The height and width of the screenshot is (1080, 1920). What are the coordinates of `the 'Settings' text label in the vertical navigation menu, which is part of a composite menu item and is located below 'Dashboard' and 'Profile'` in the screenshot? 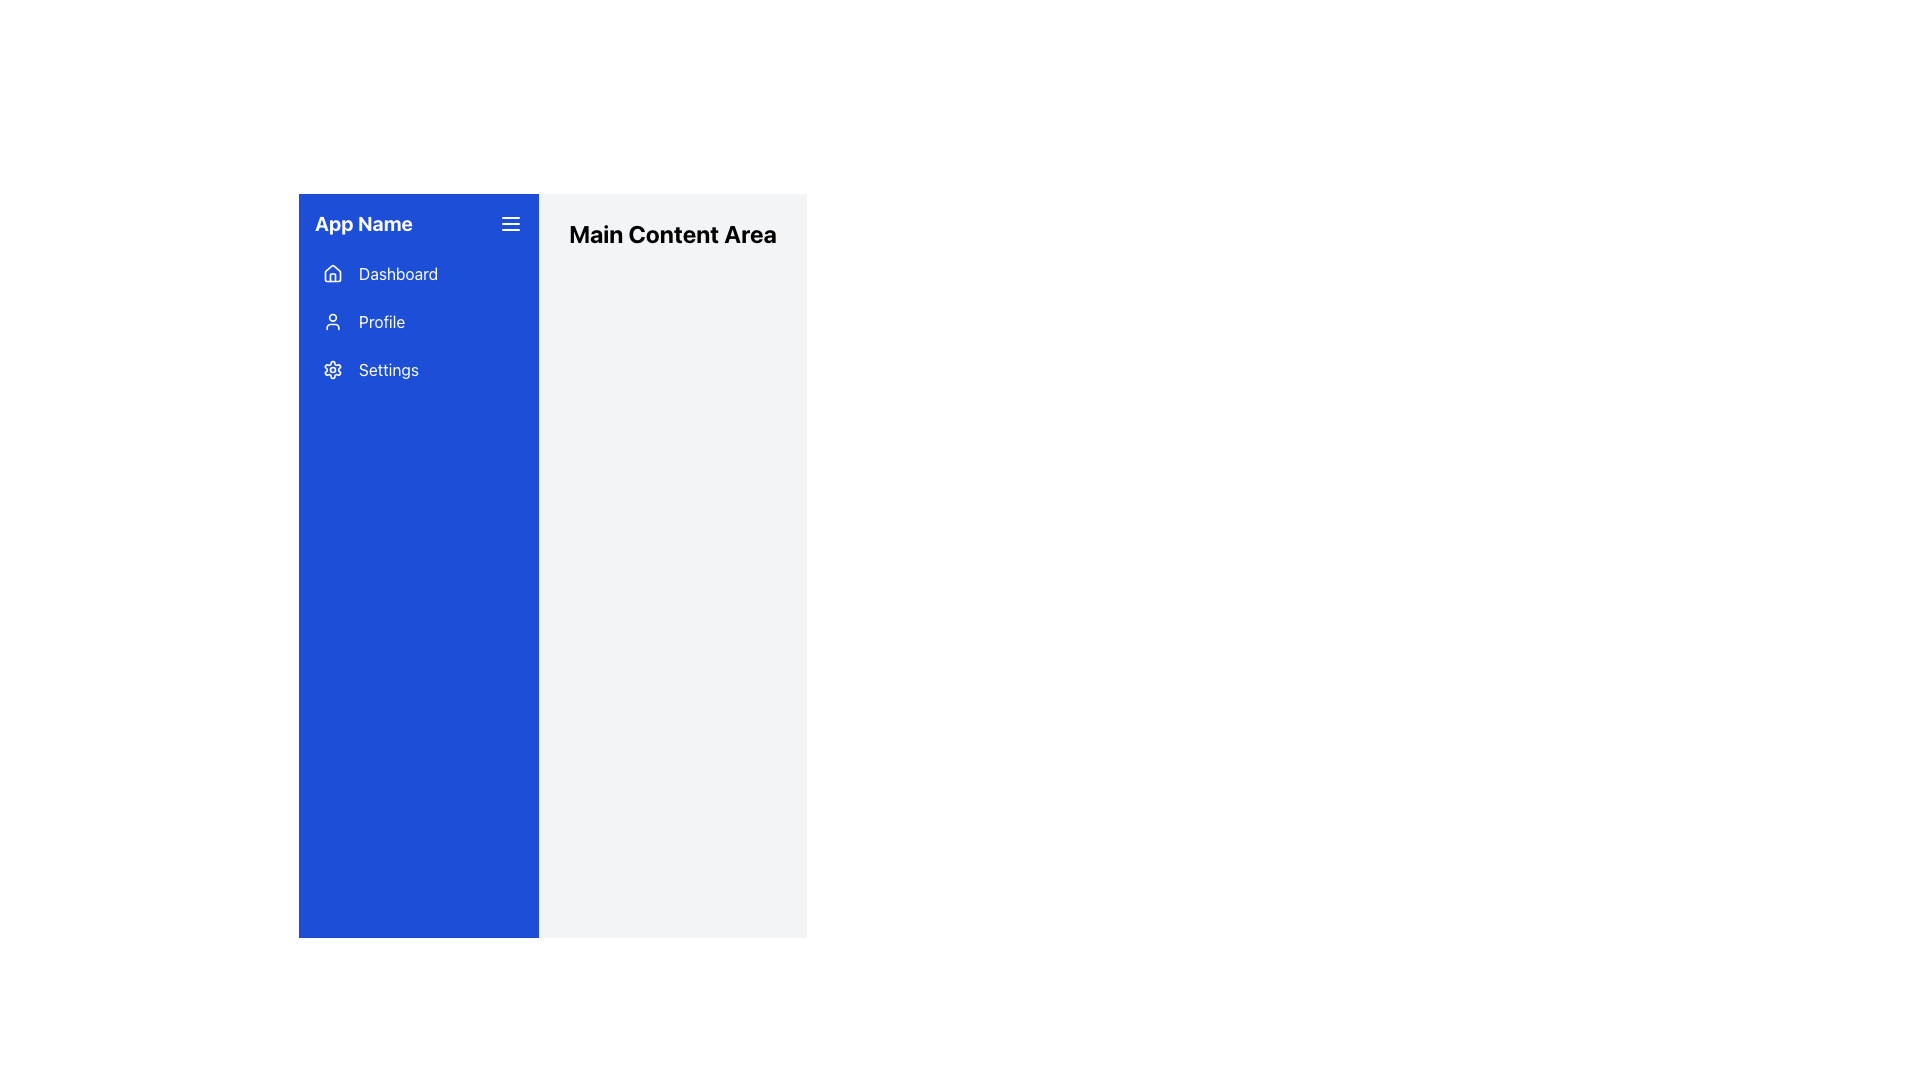 It's located at (388, 370).